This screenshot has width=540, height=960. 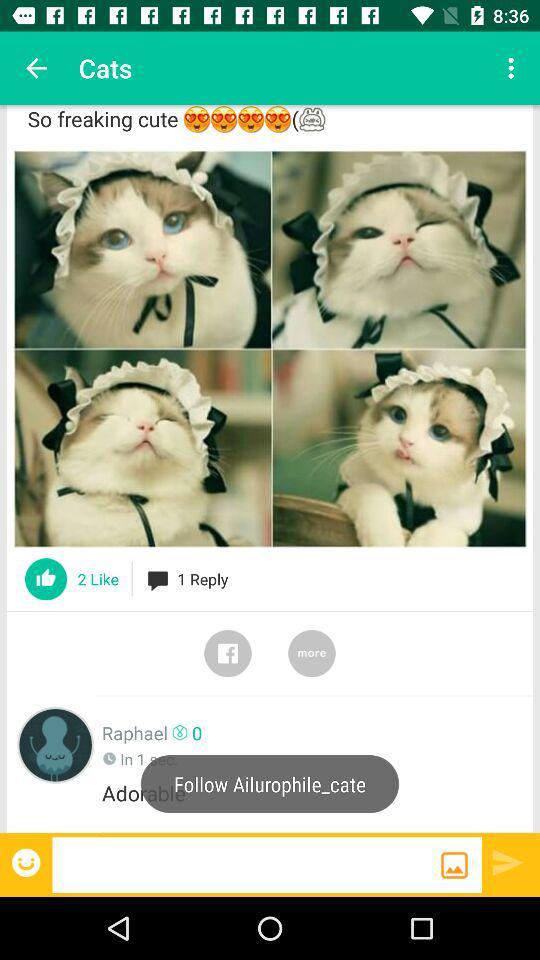 What do you see at coordinates (508, 861) in the screenshot?
I see `send message` at bounding box center [508, 861].